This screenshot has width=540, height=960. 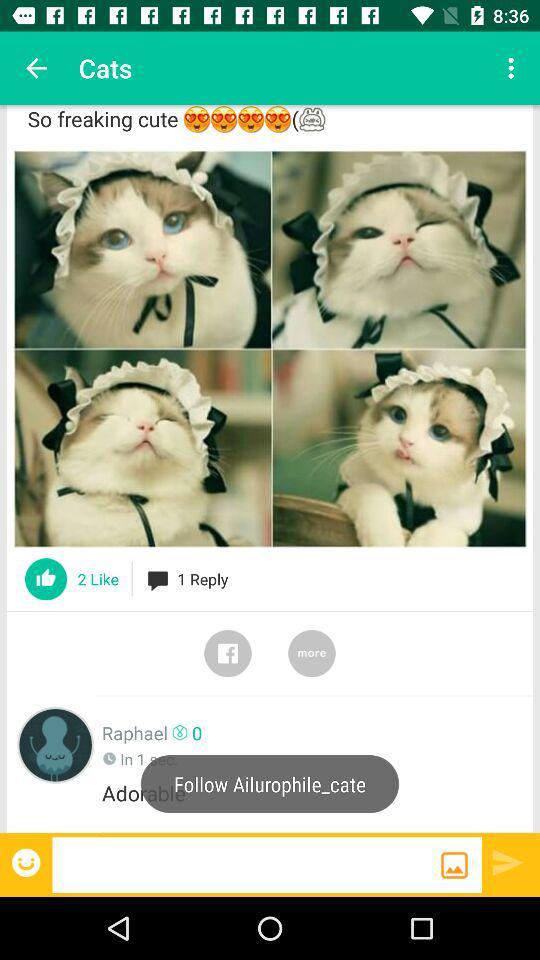 What do you see at coordinates (508, 861) in the screenshot?
I see `send message` at bounding box center [508, 861].